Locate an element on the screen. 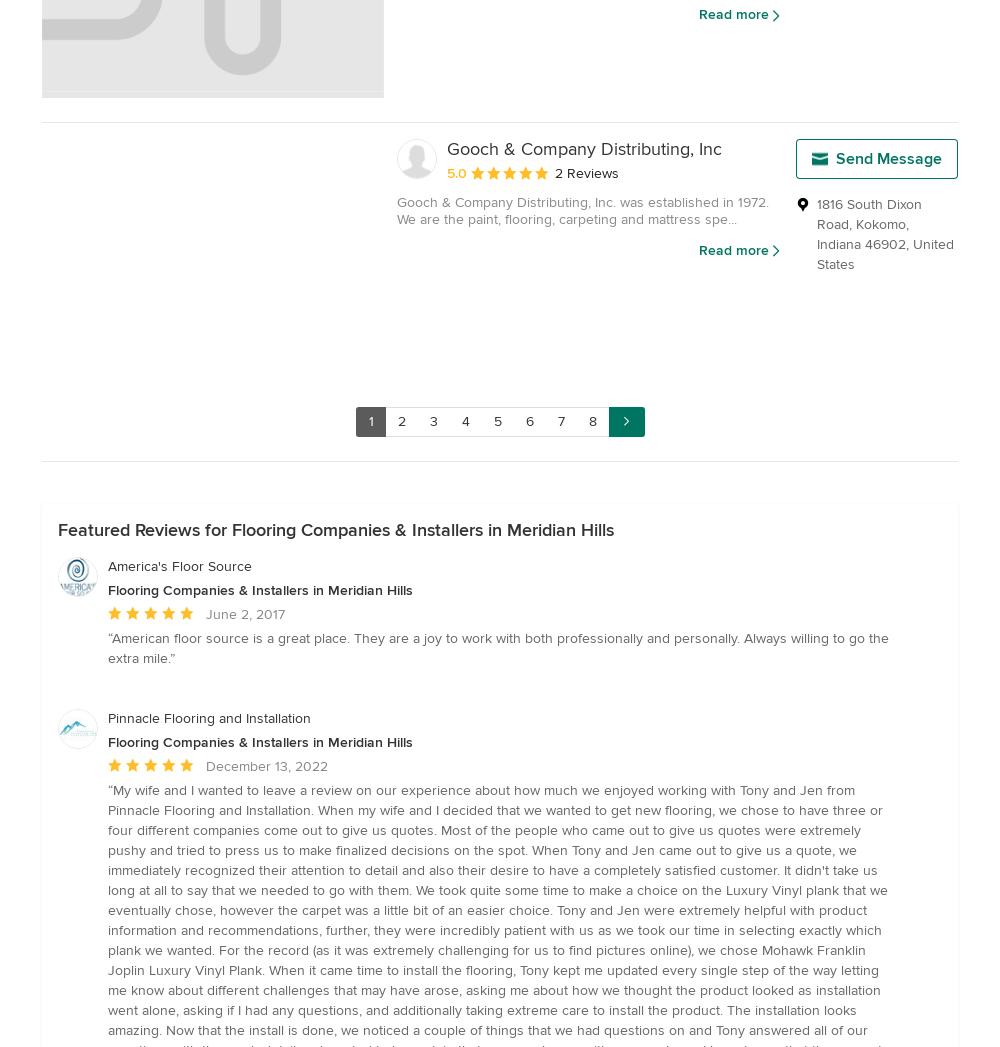  '3' is located at coordinates (433, 419).